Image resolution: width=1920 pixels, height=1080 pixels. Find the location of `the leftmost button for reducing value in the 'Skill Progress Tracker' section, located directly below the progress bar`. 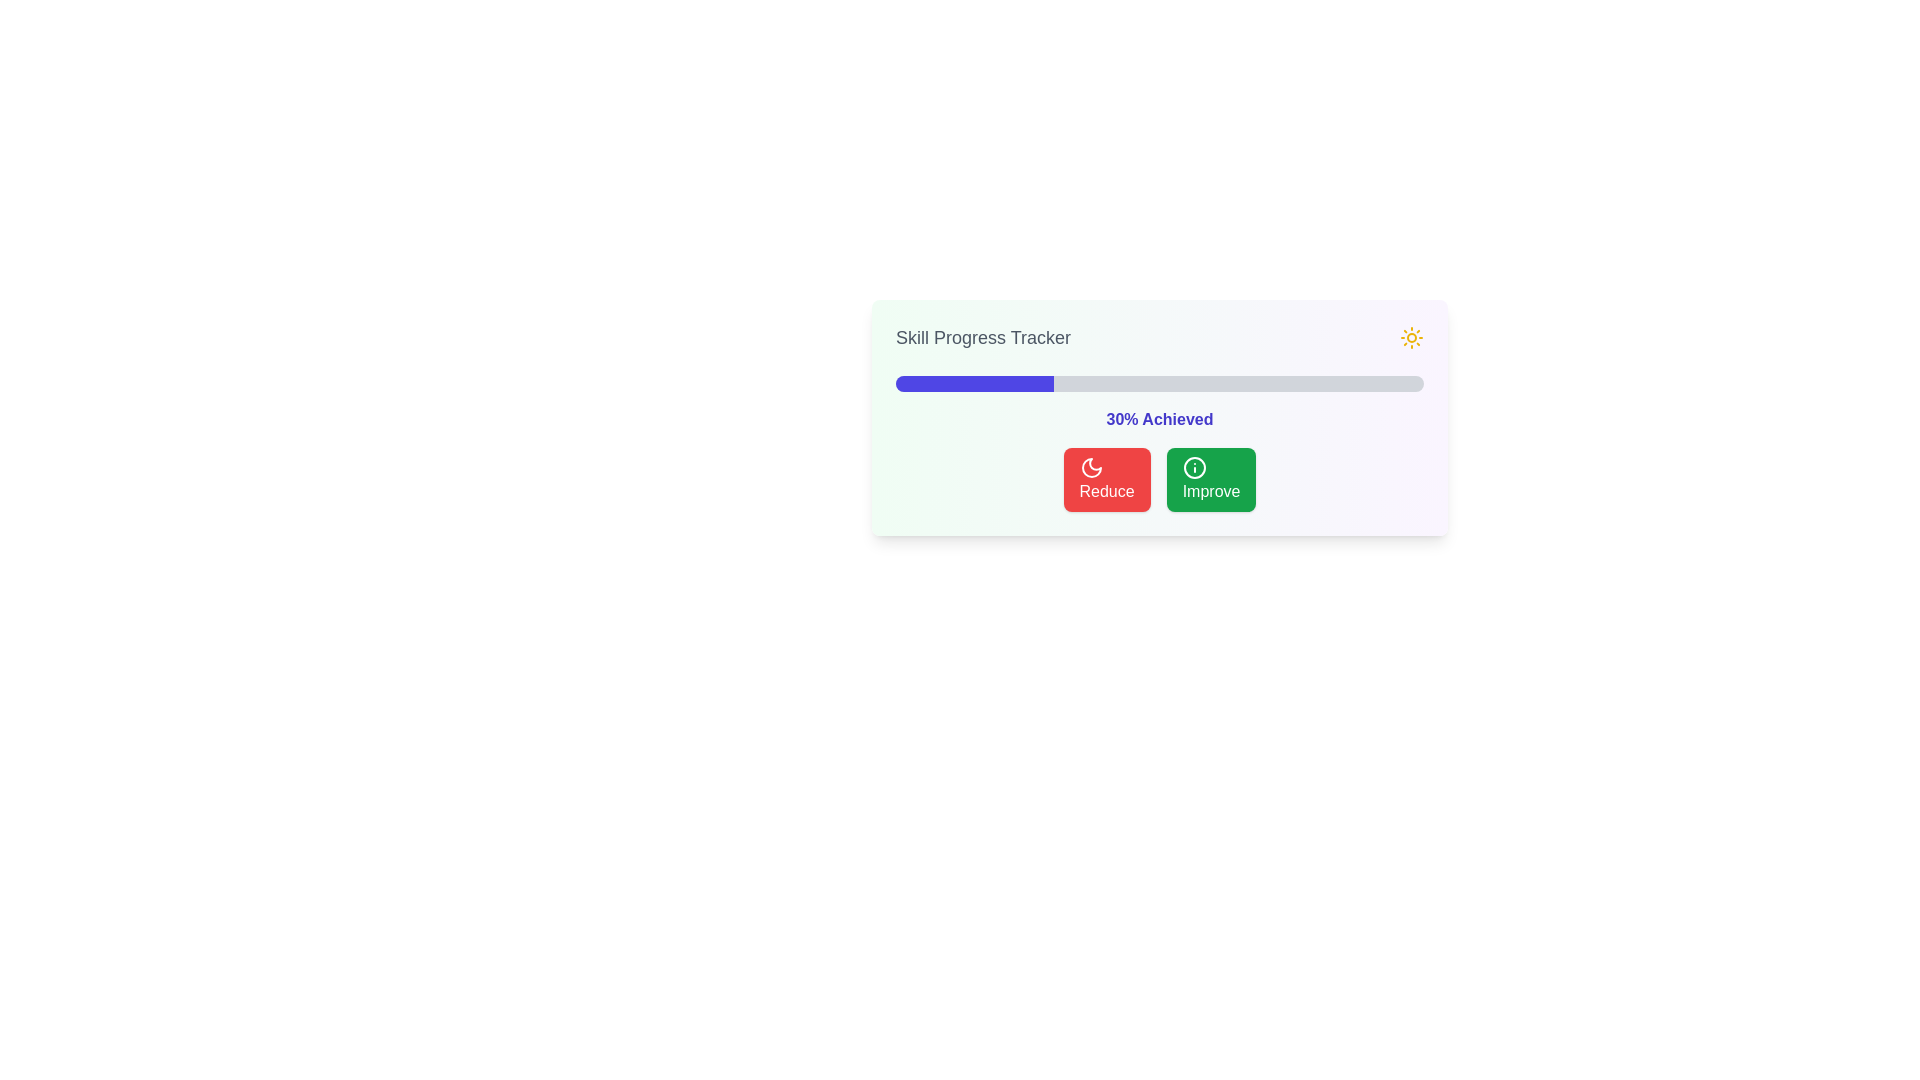

the leftmost button for reducing value in the 'Skill Progress Tracker' section, located directly below the progress bar is located at coordinates (1106, 479).